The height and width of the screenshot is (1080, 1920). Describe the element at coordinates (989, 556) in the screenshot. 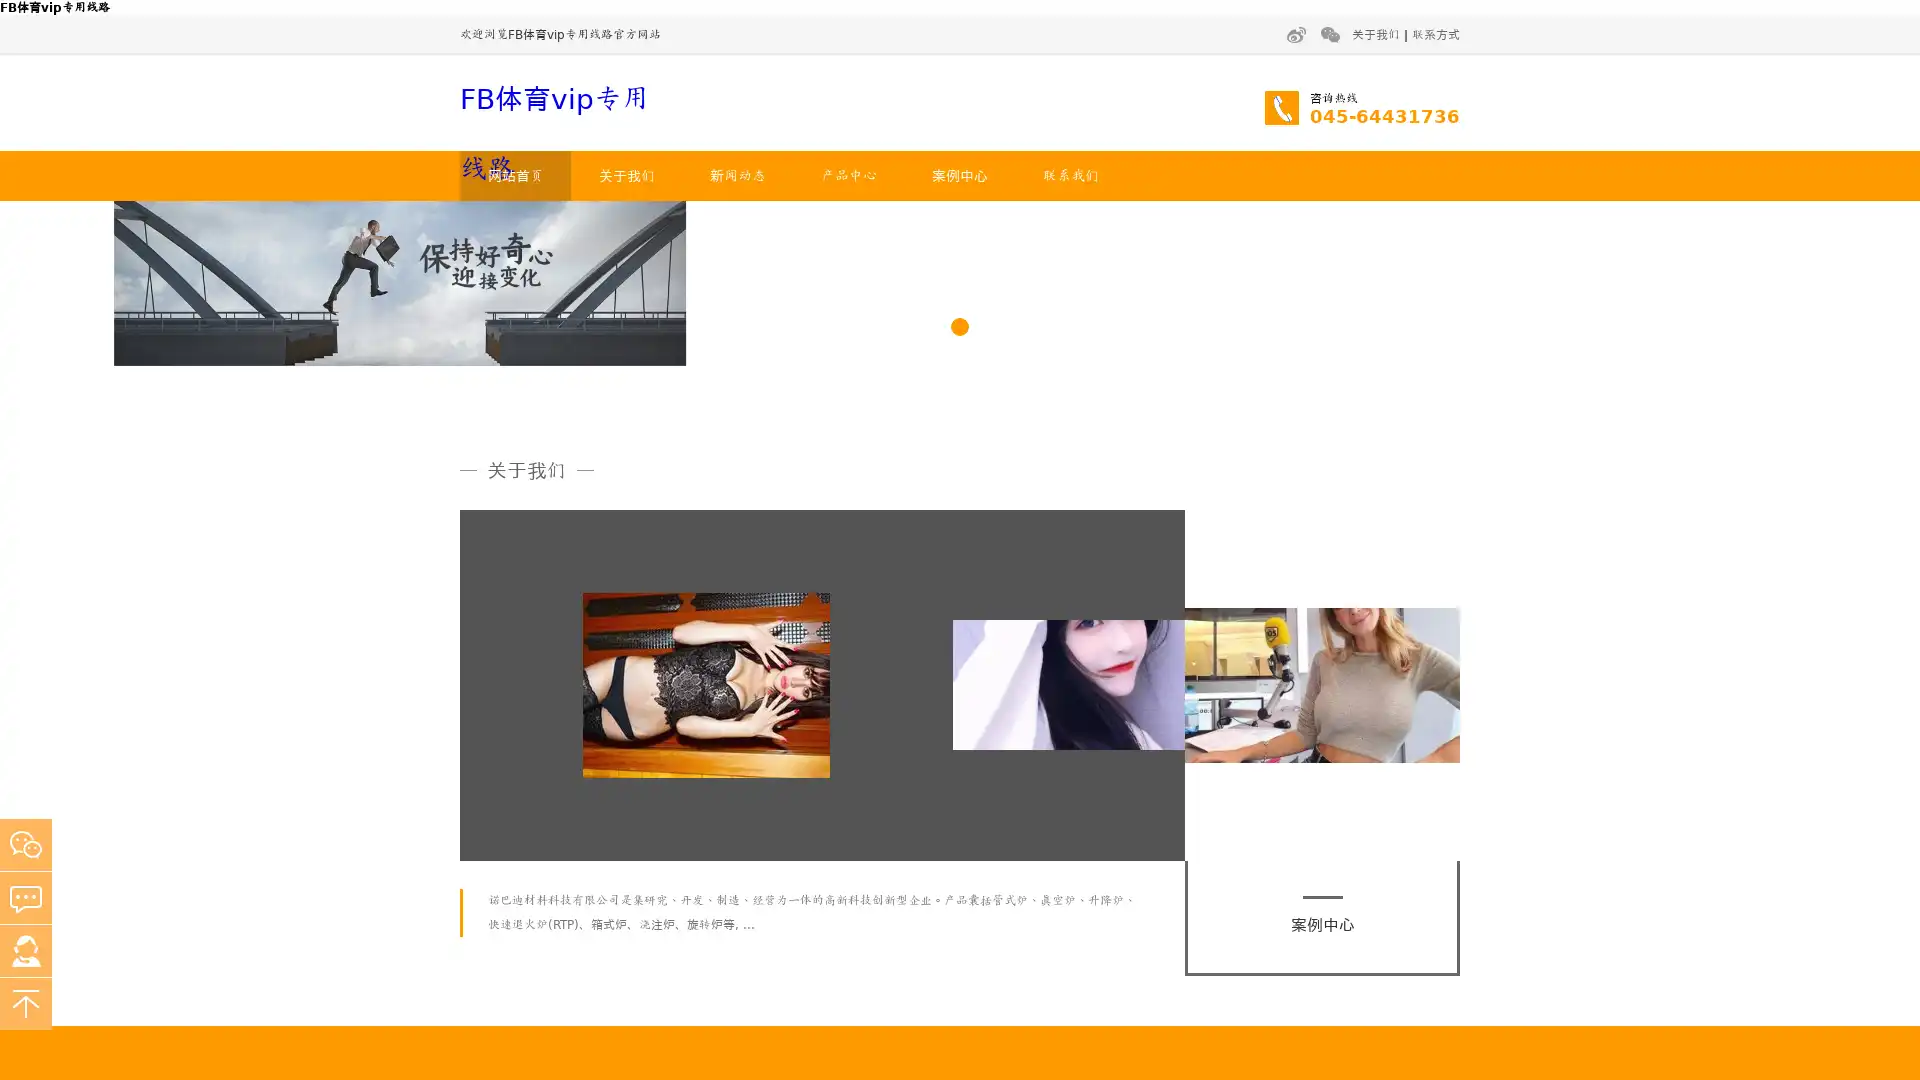

I see `3` at that location.